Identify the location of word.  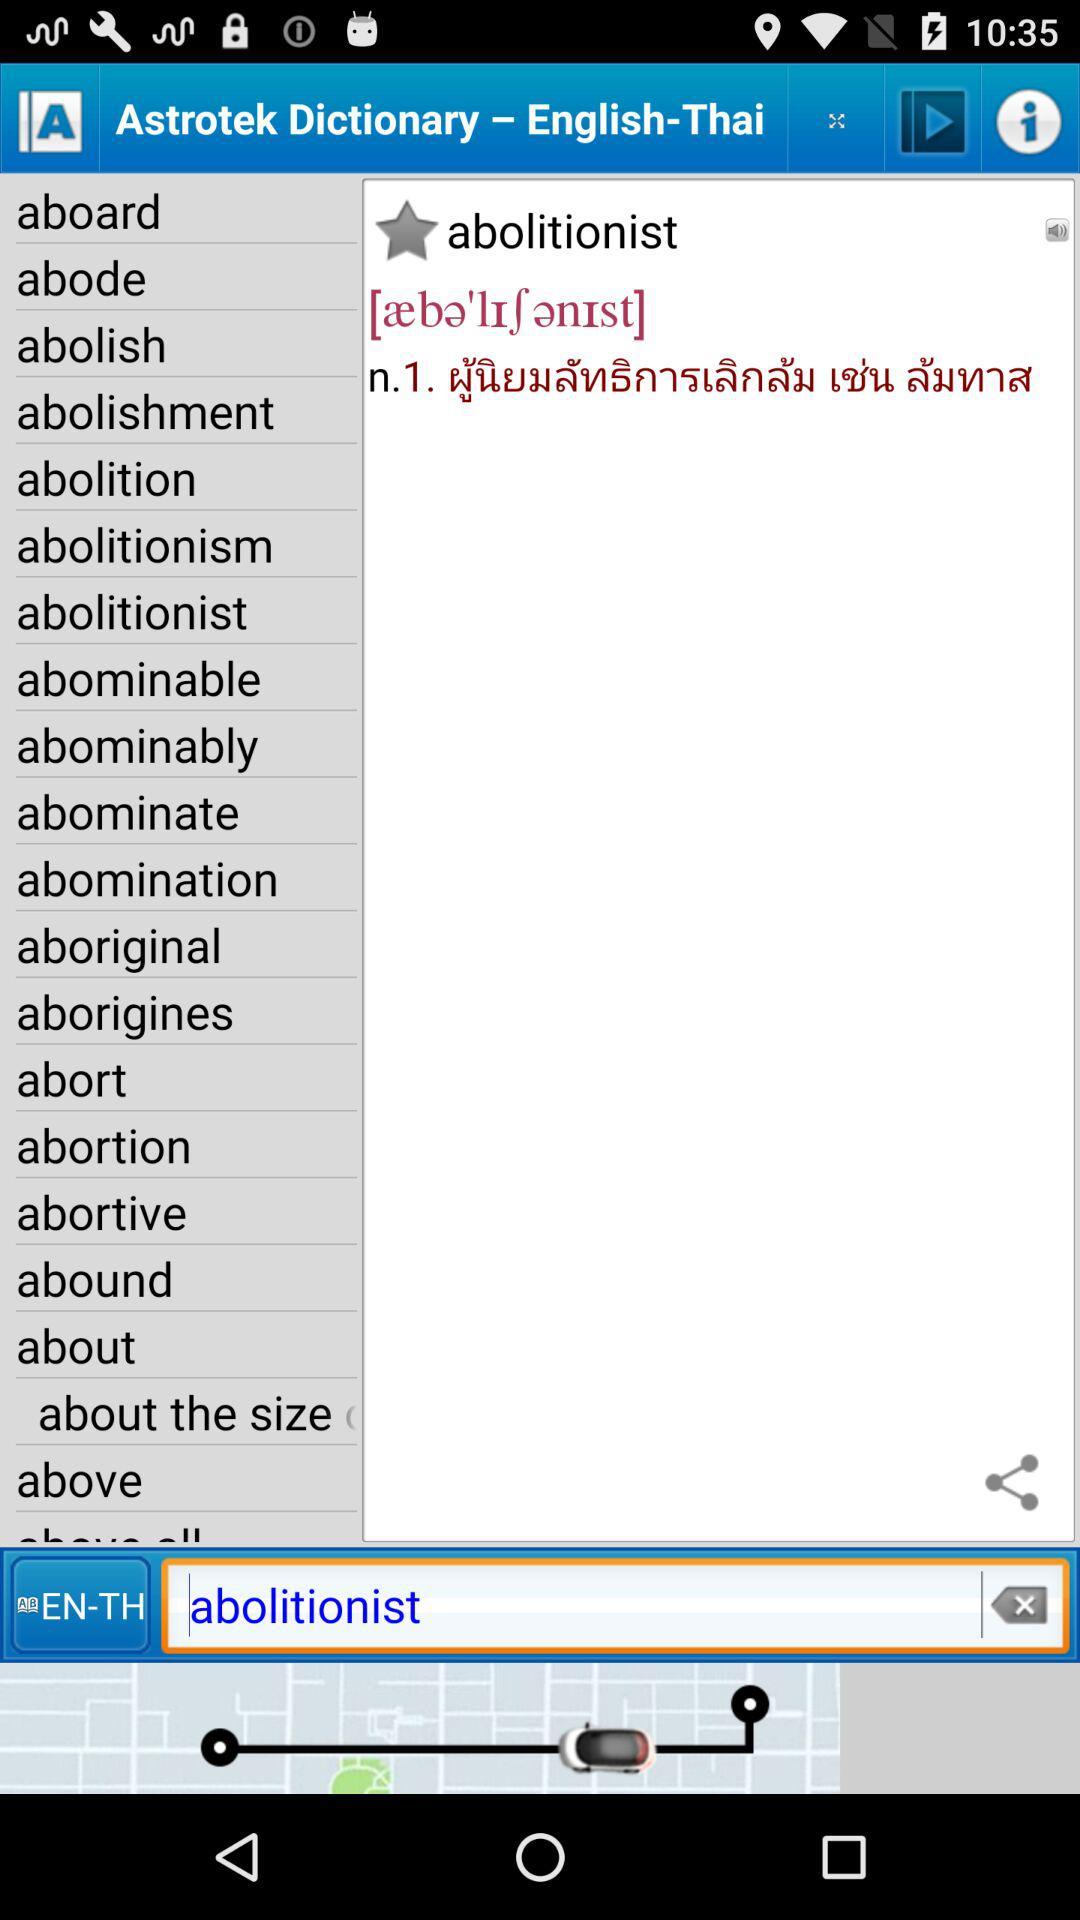
(405, 230).